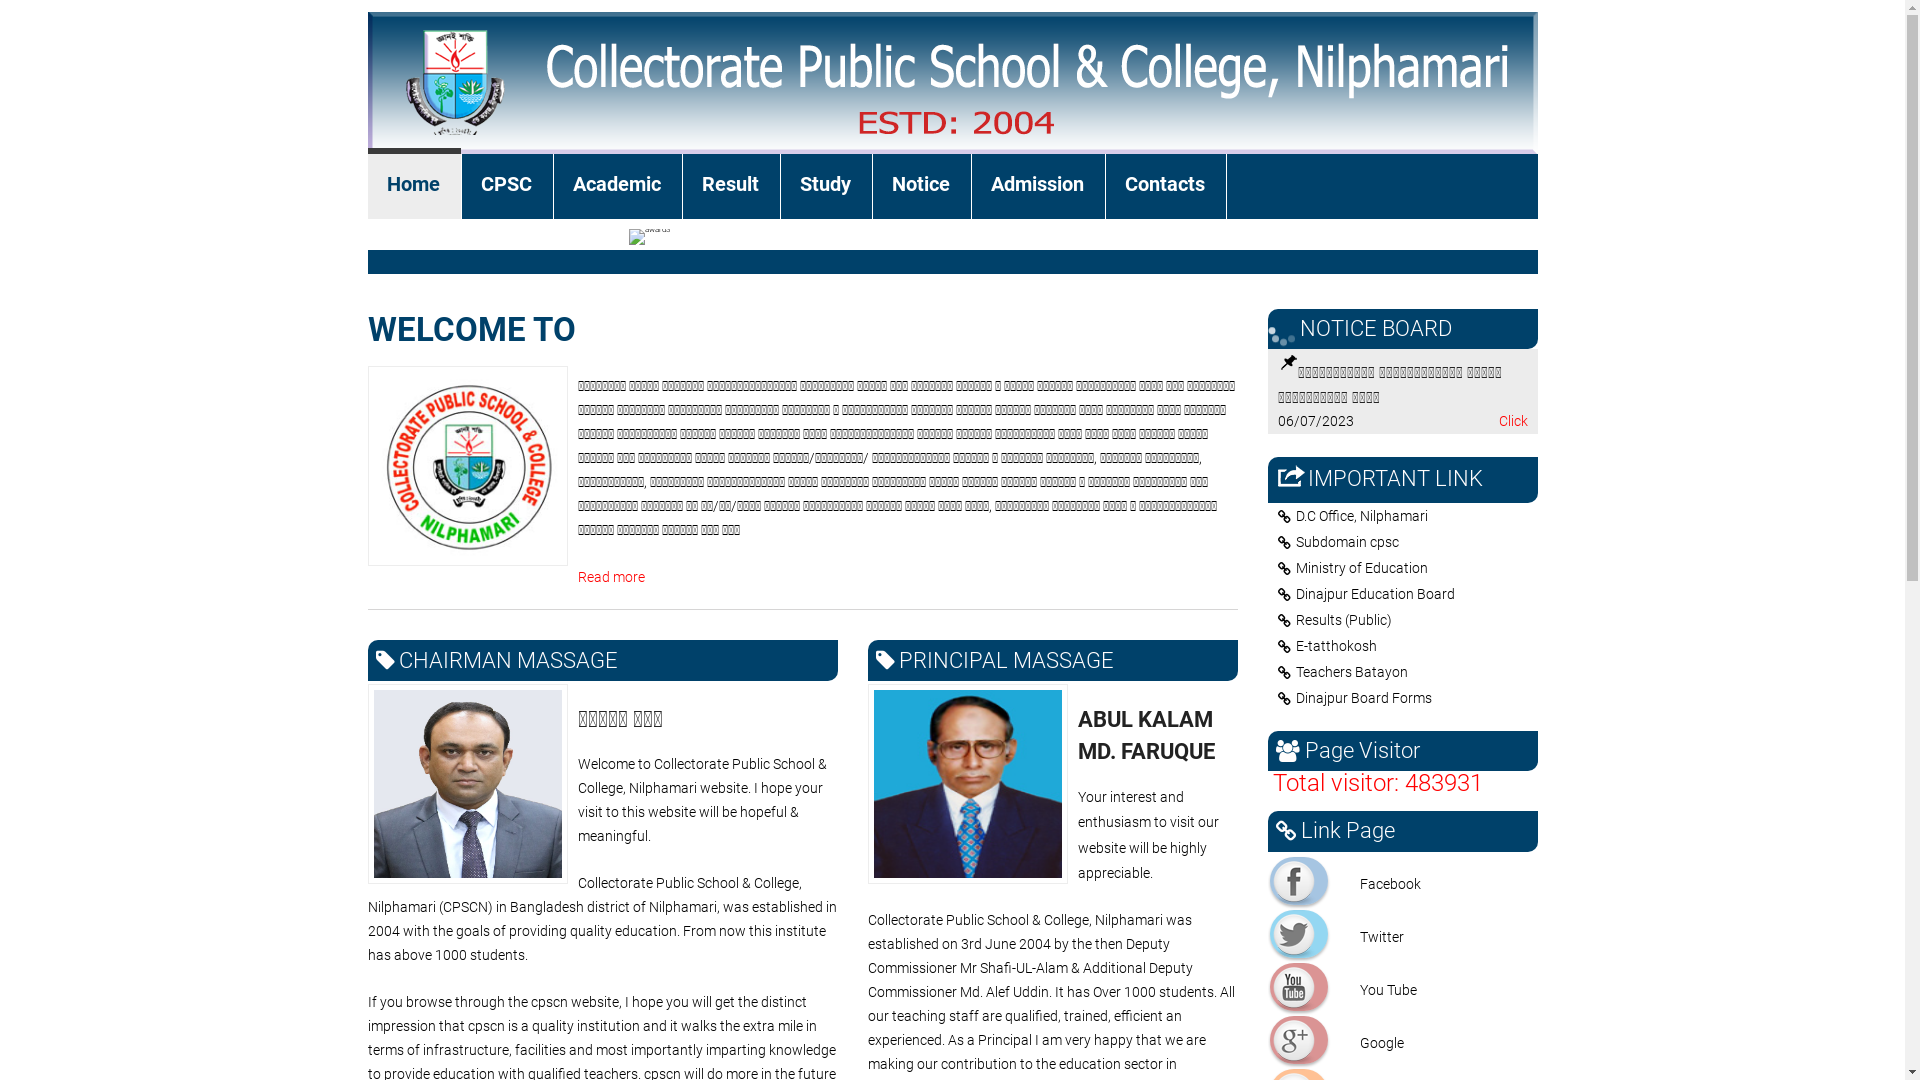 This screenshot has width=1920, height=1080. Describe the element at coordinates (1406, 567) in the screenshot. I see `'Ministry of Education'` at that location.